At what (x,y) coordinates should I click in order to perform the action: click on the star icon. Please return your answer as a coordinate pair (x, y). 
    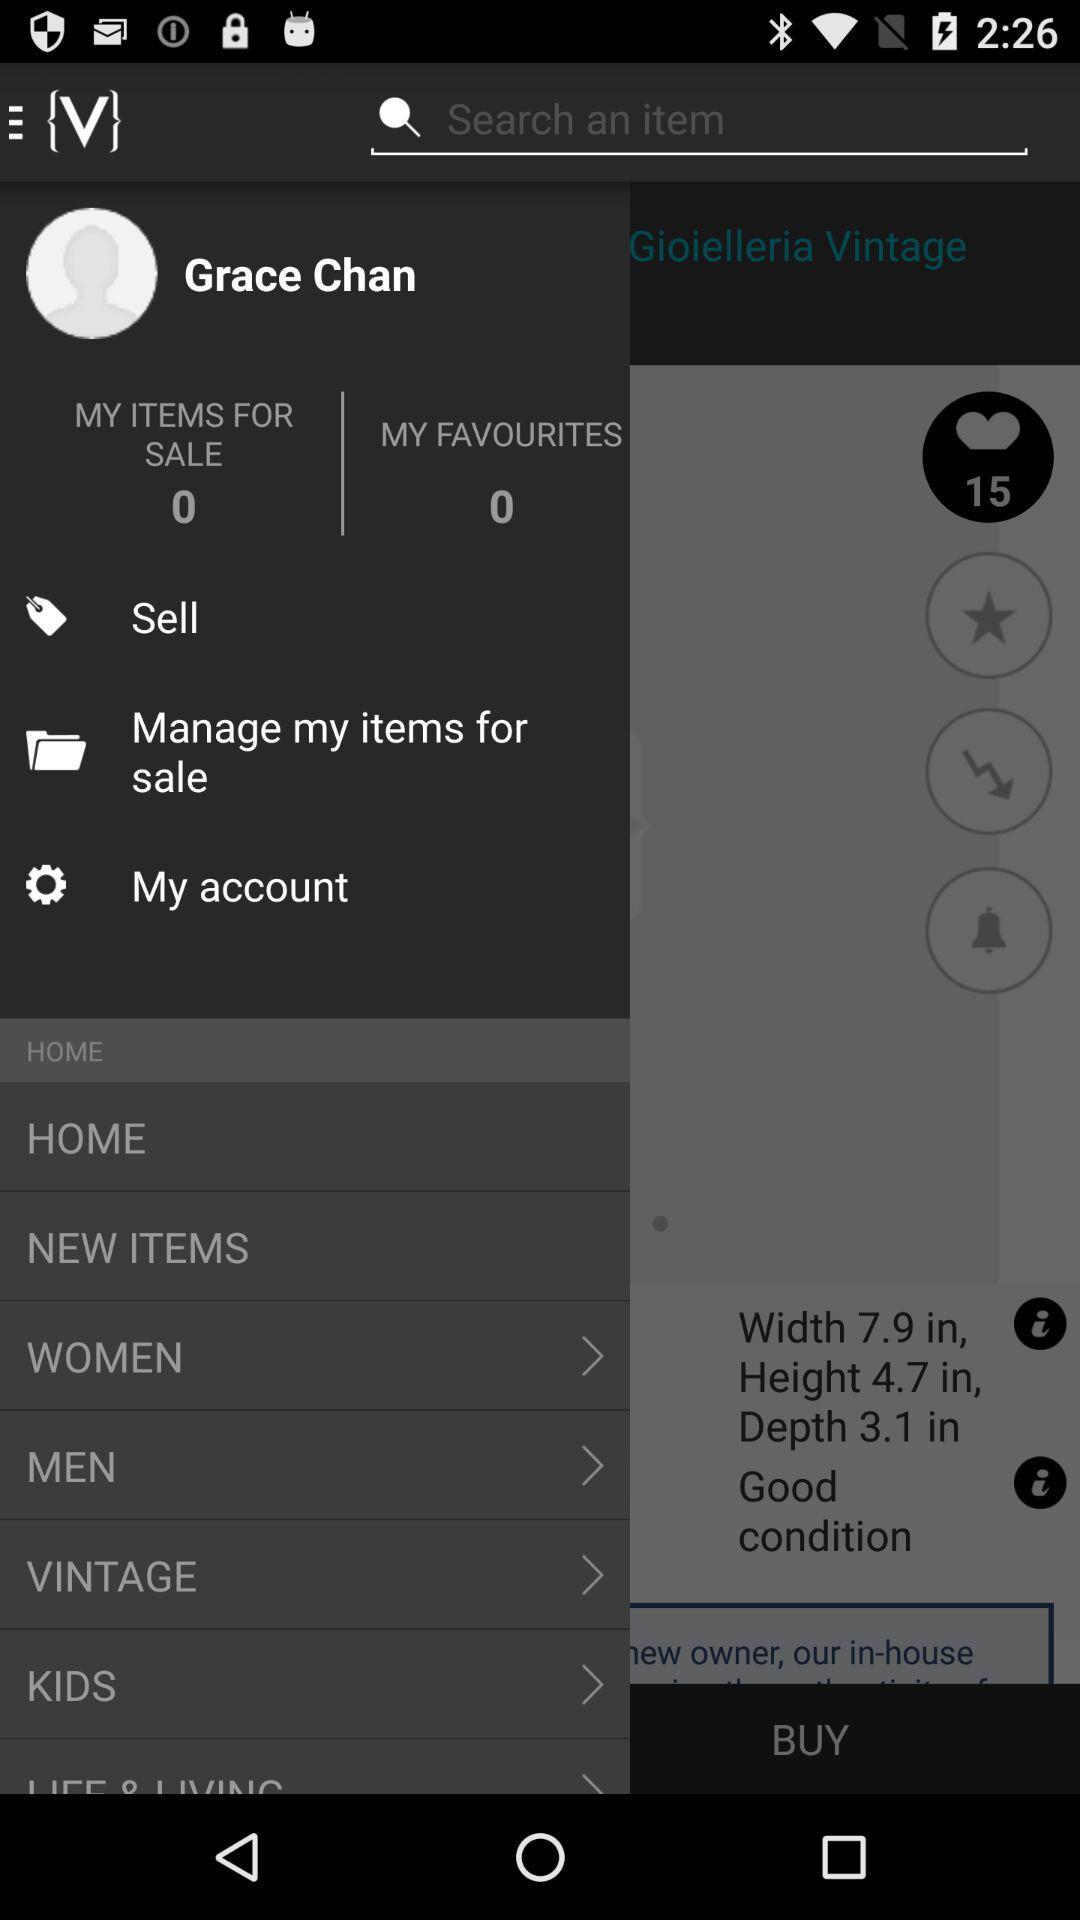
    Looking at the image, I should click on (987, 613).